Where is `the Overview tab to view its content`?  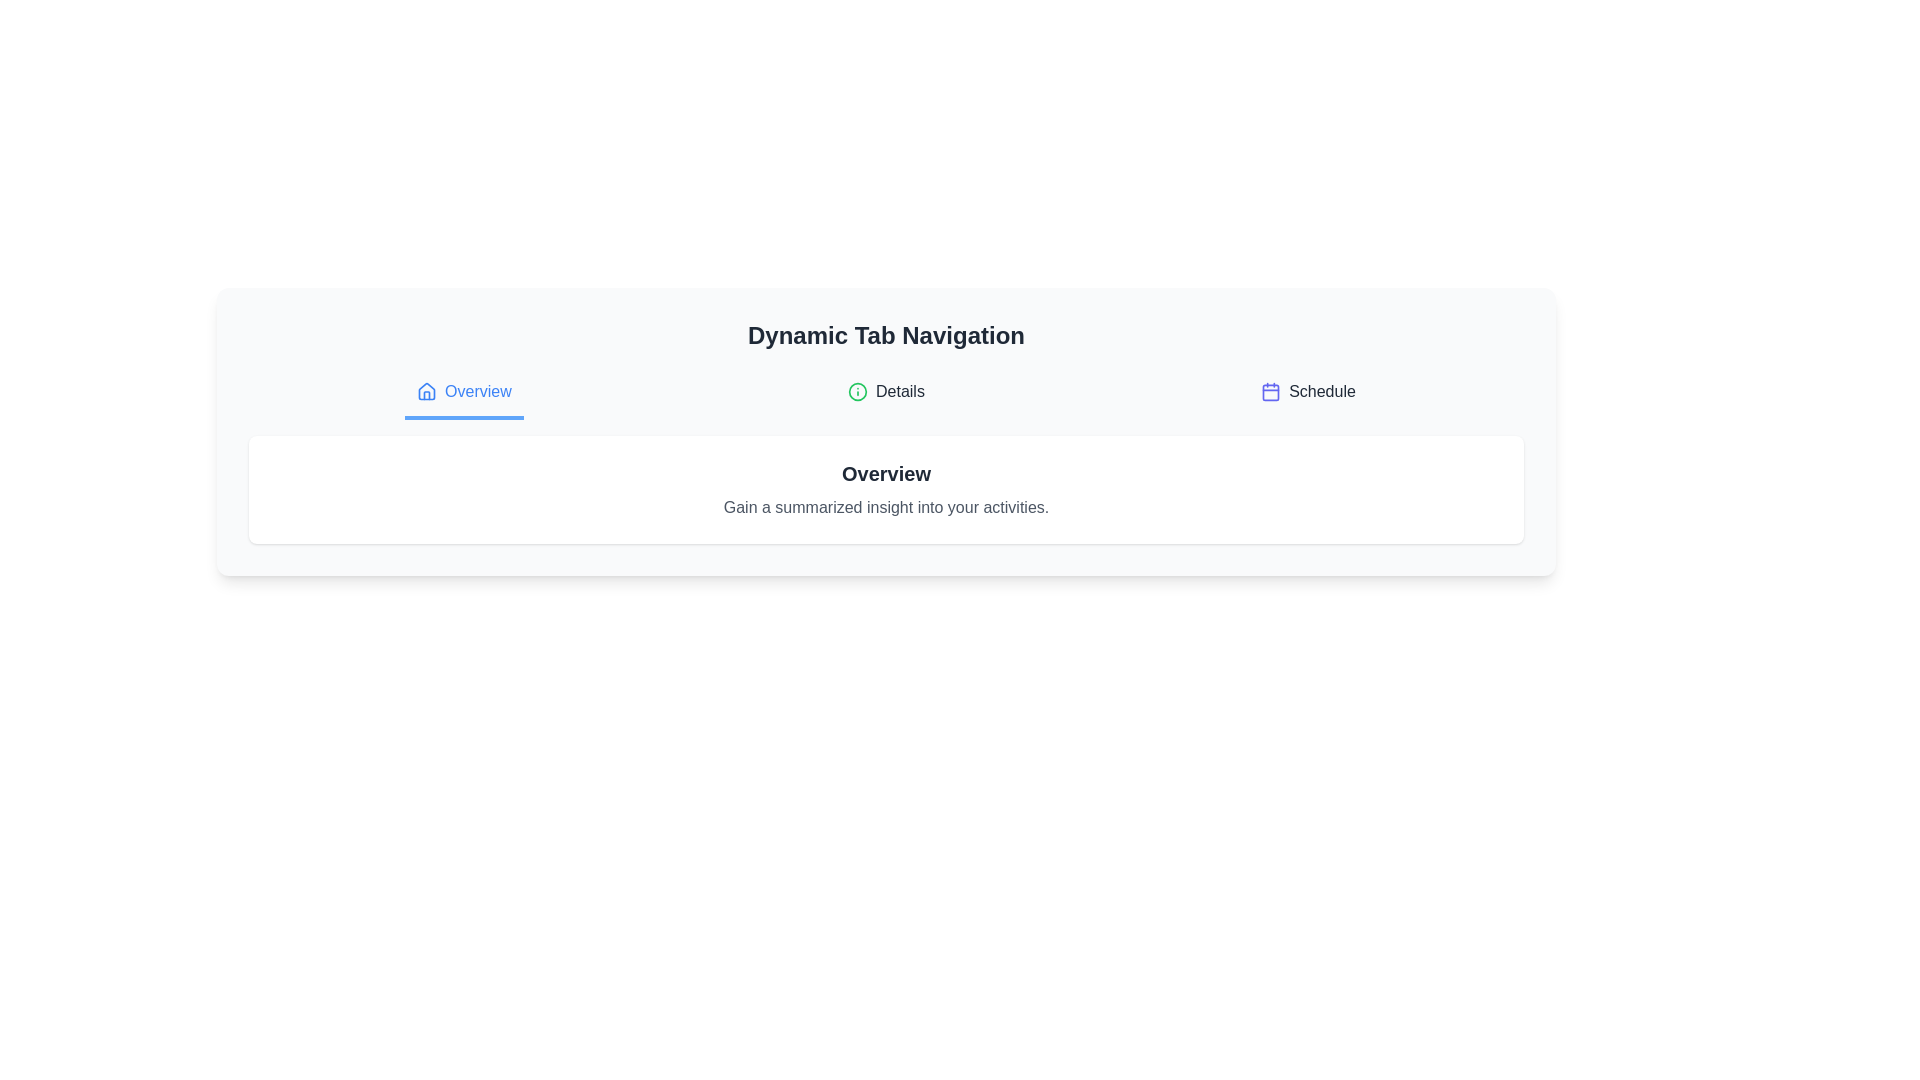
the Overview tab to view its content is located at coordinates (463, 393).